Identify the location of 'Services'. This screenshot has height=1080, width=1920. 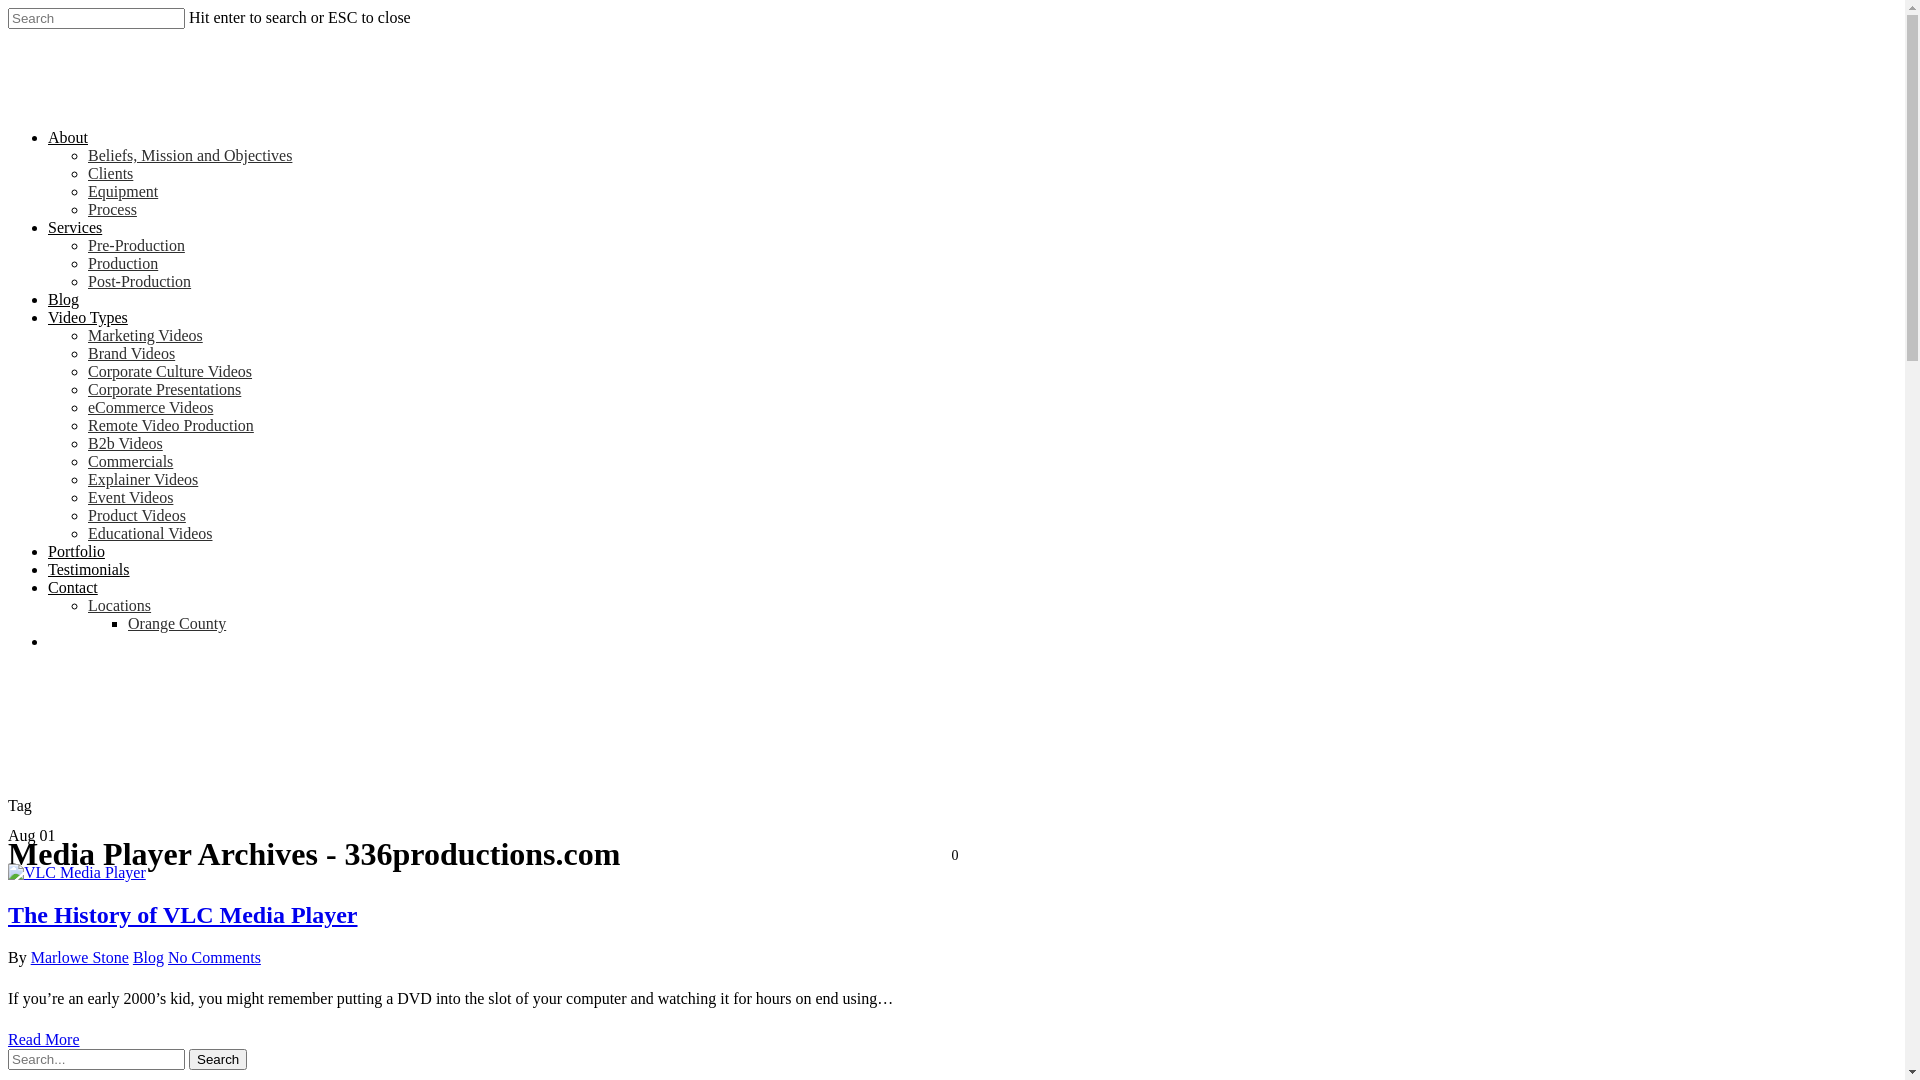
(48, 226).